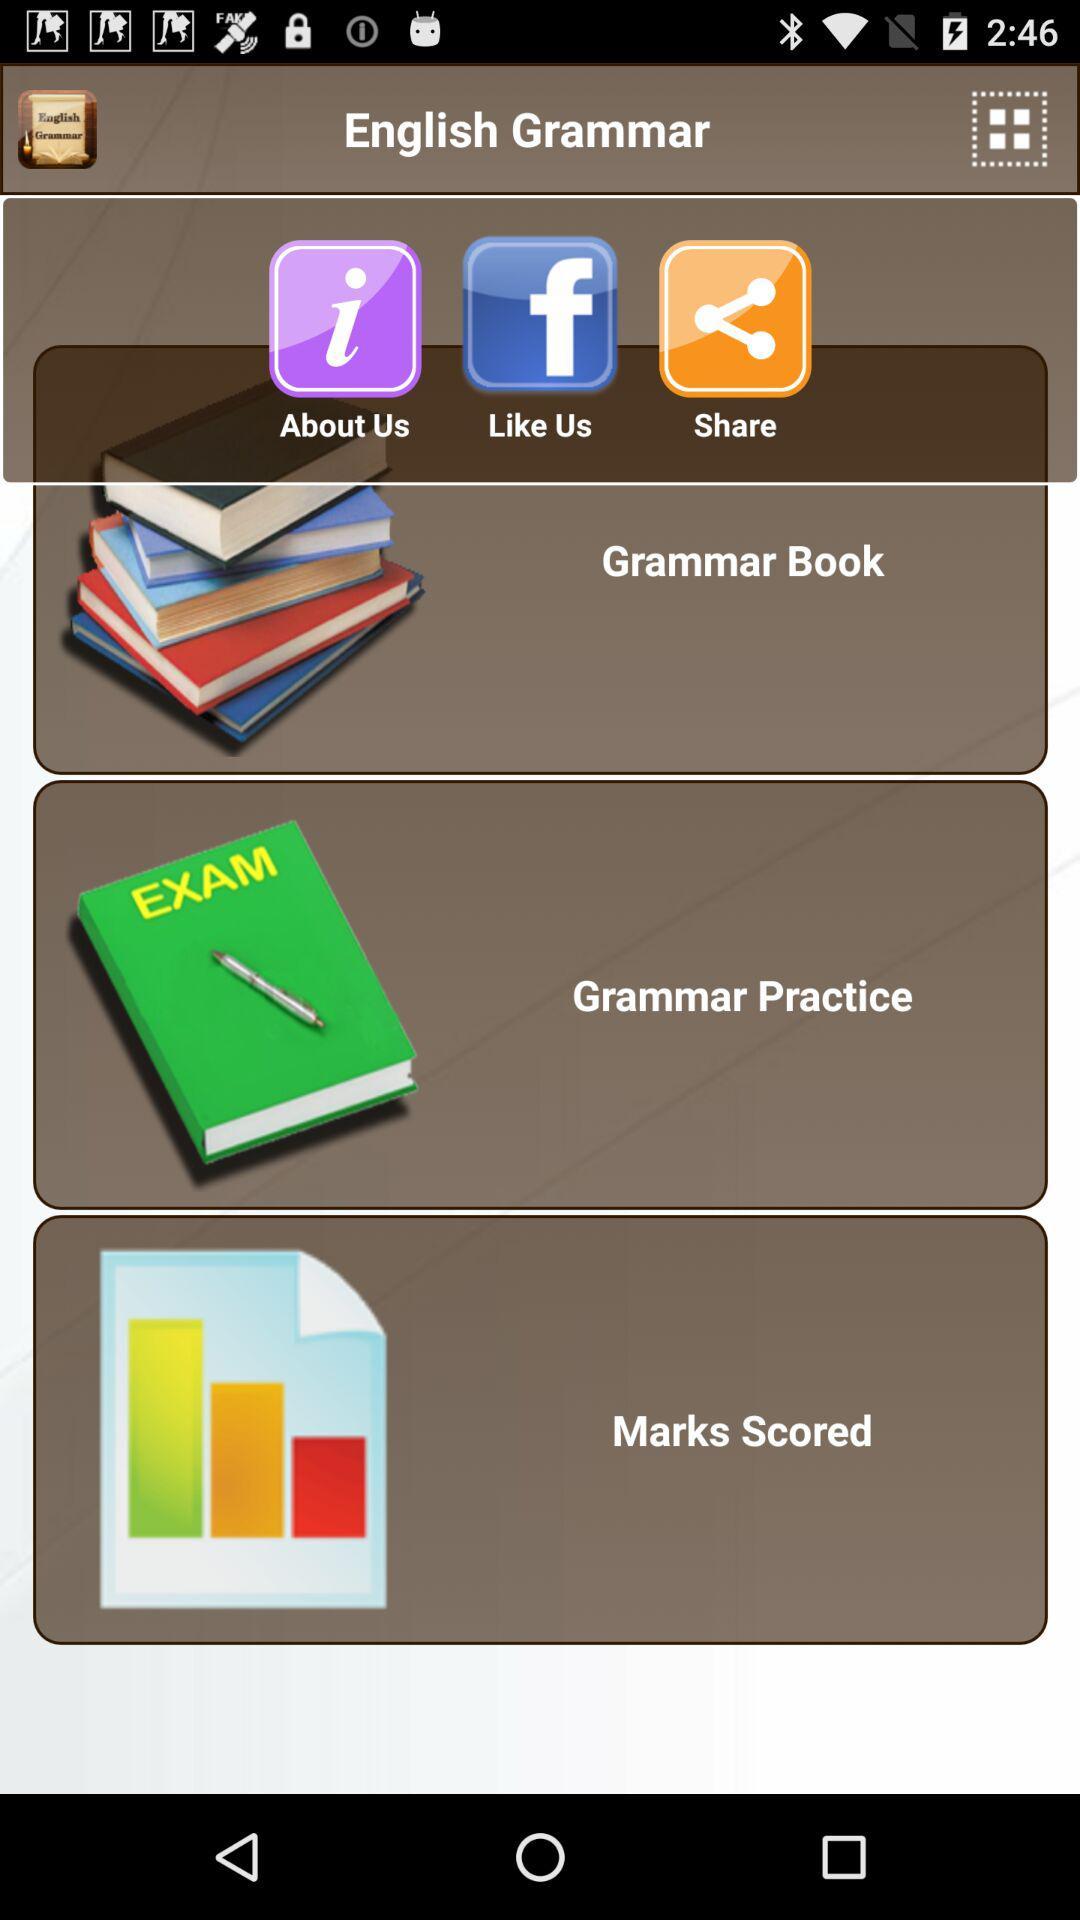  What do you see at coordinates (540, 317) in the screenshot?
I see `visit facebook page` at bounding box center [540, 317].